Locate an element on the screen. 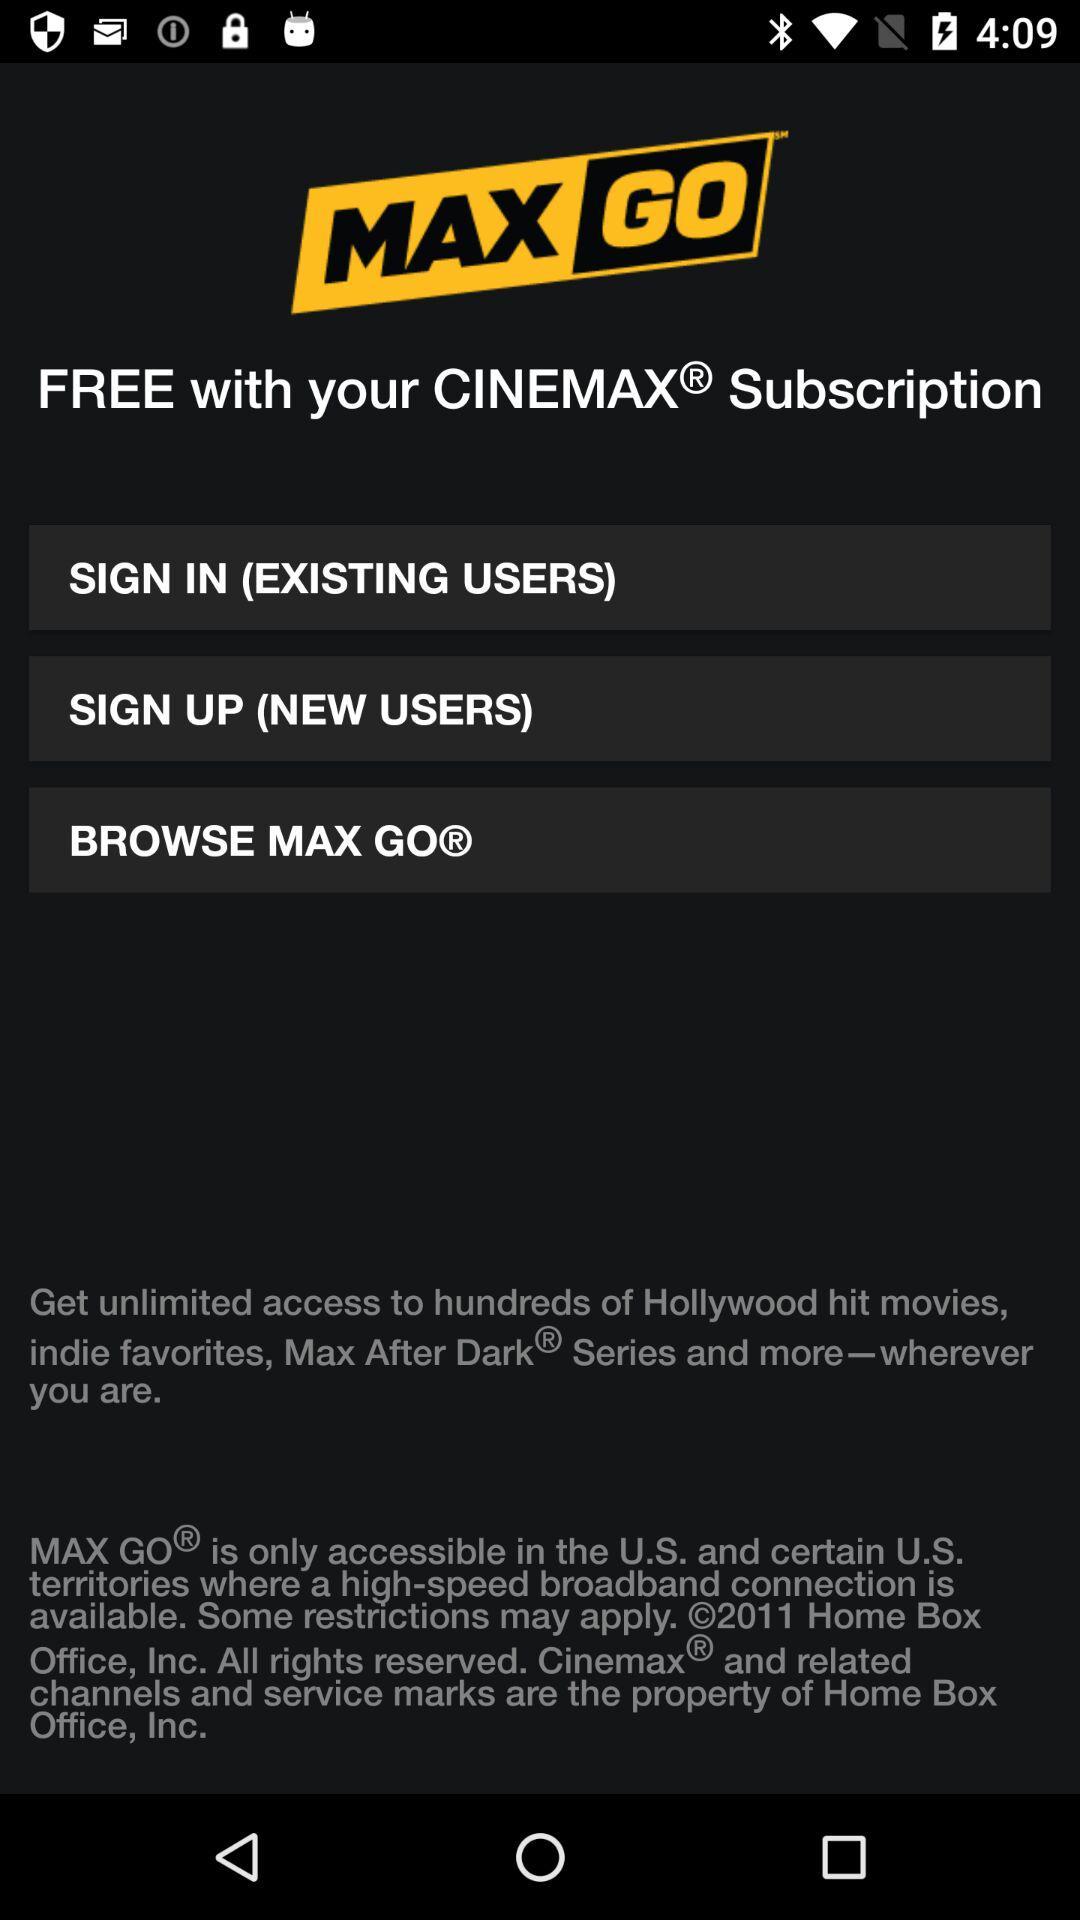 Image resolution: width=1080 pixels, height=1920 pixels. sign in existing item is located at coordinates (540, 576).